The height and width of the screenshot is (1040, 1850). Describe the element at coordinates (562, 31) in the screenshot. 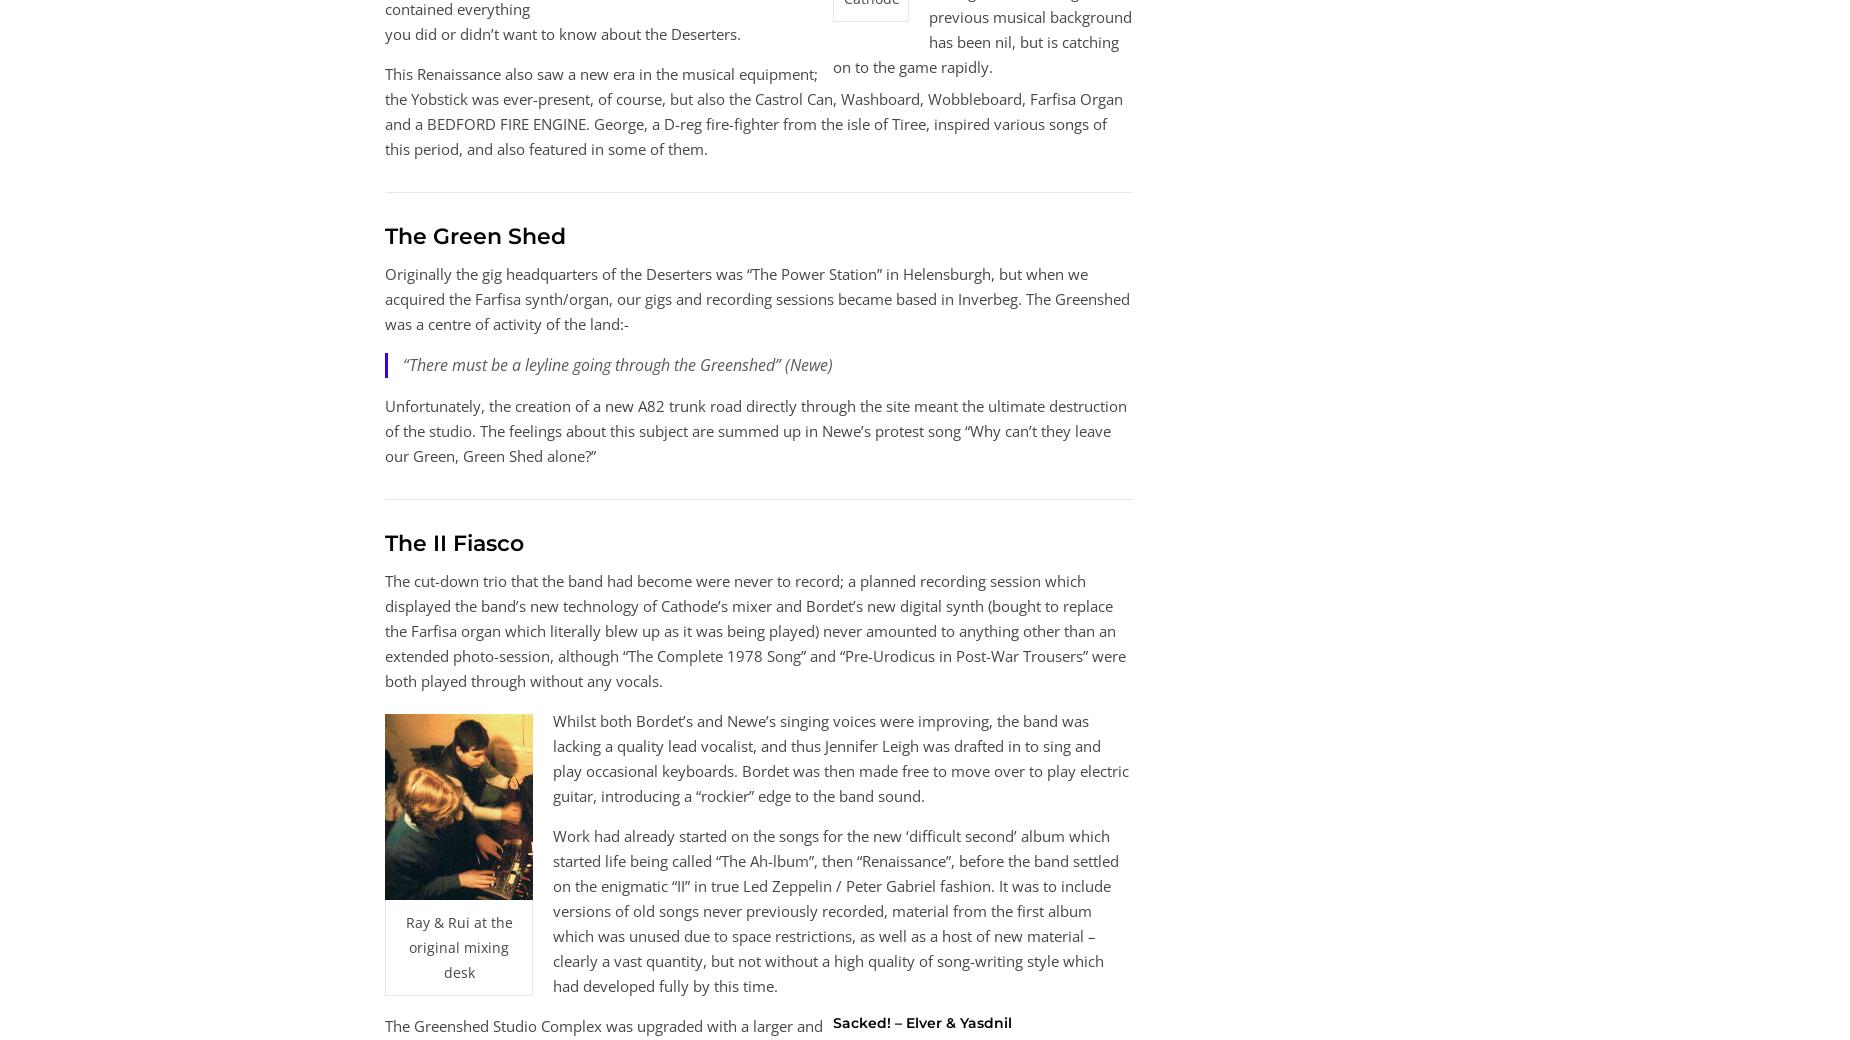

I see `'you did or didn’t want to know about the Deserters.'` at that location.